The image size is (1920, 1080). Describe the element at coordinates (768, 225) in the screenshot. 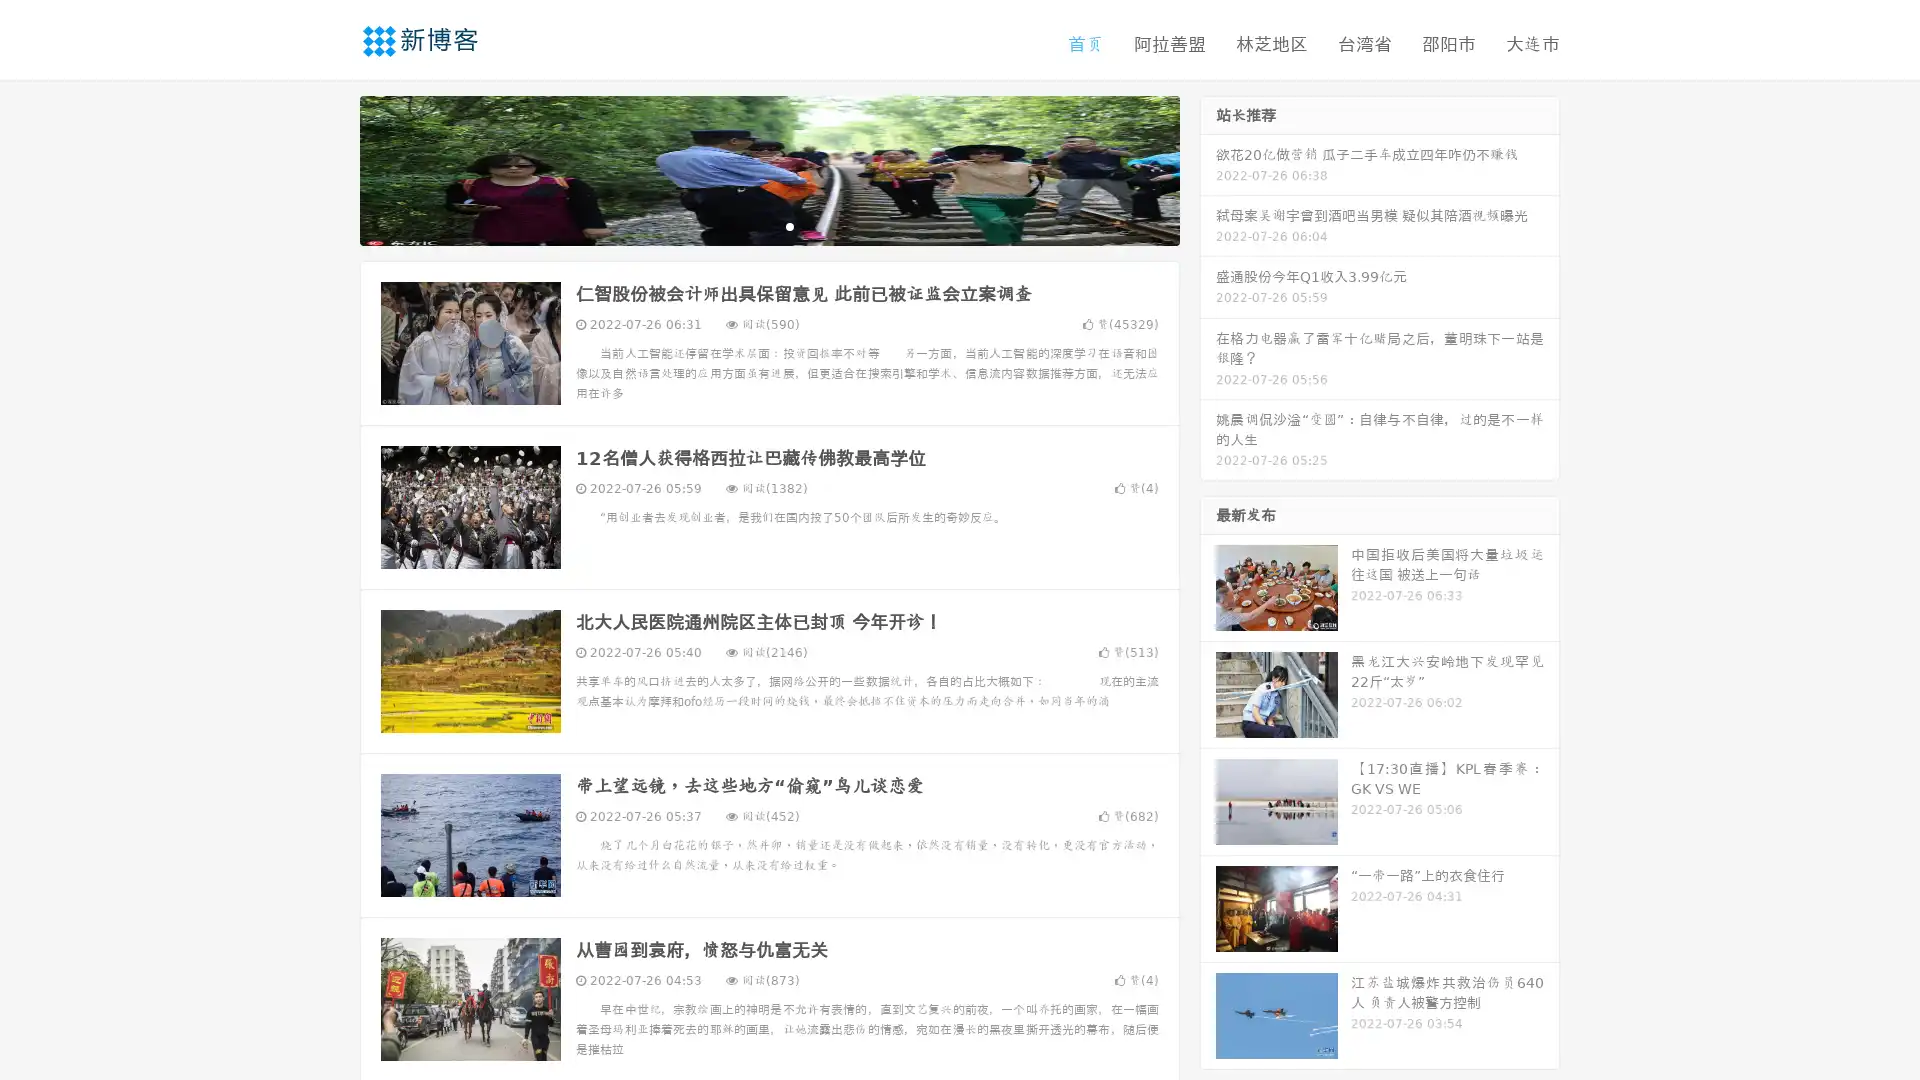

I see `Go to slide 2` at that location.